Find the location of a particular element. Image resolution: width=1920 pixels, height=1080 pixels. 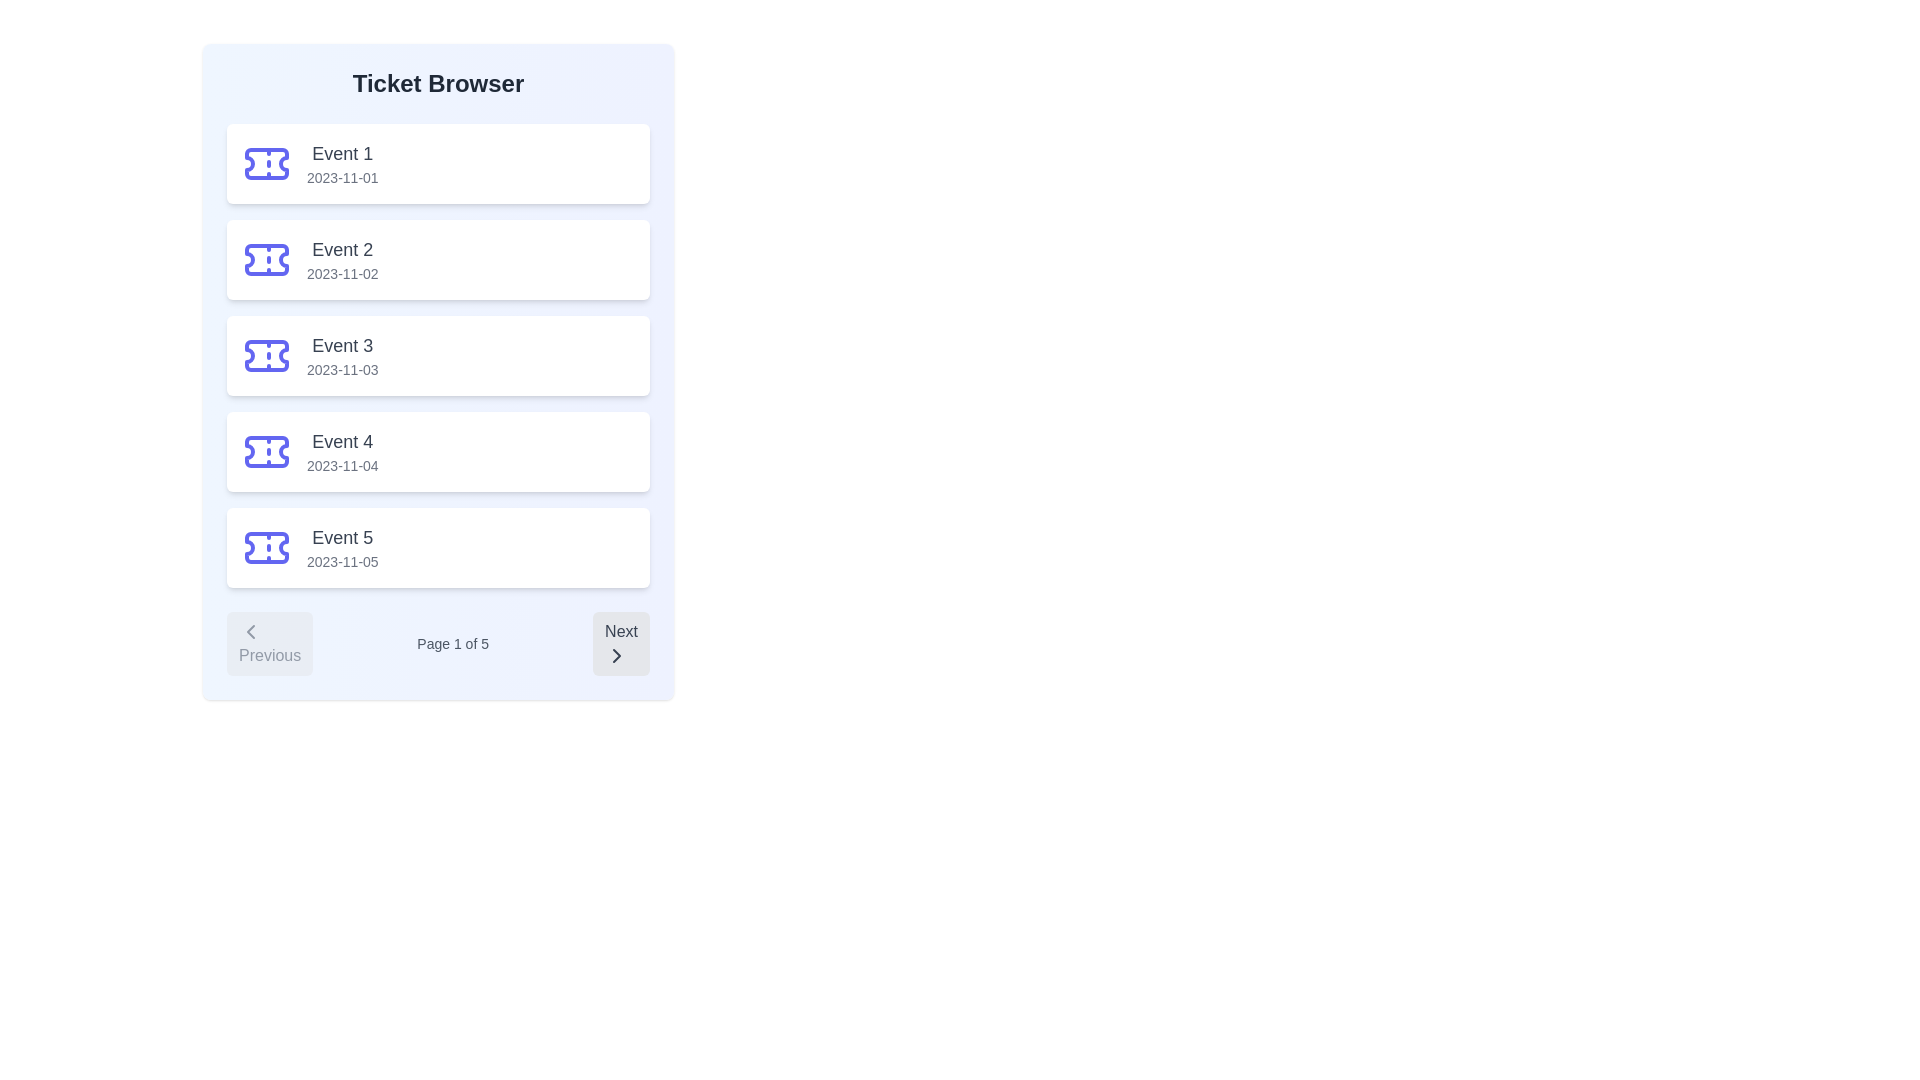

the non-interactive date label that provides context for 'Event 2', located directly underneath the 'Event 2' text in the second entry of the event list is located at coordinates (342, 273).